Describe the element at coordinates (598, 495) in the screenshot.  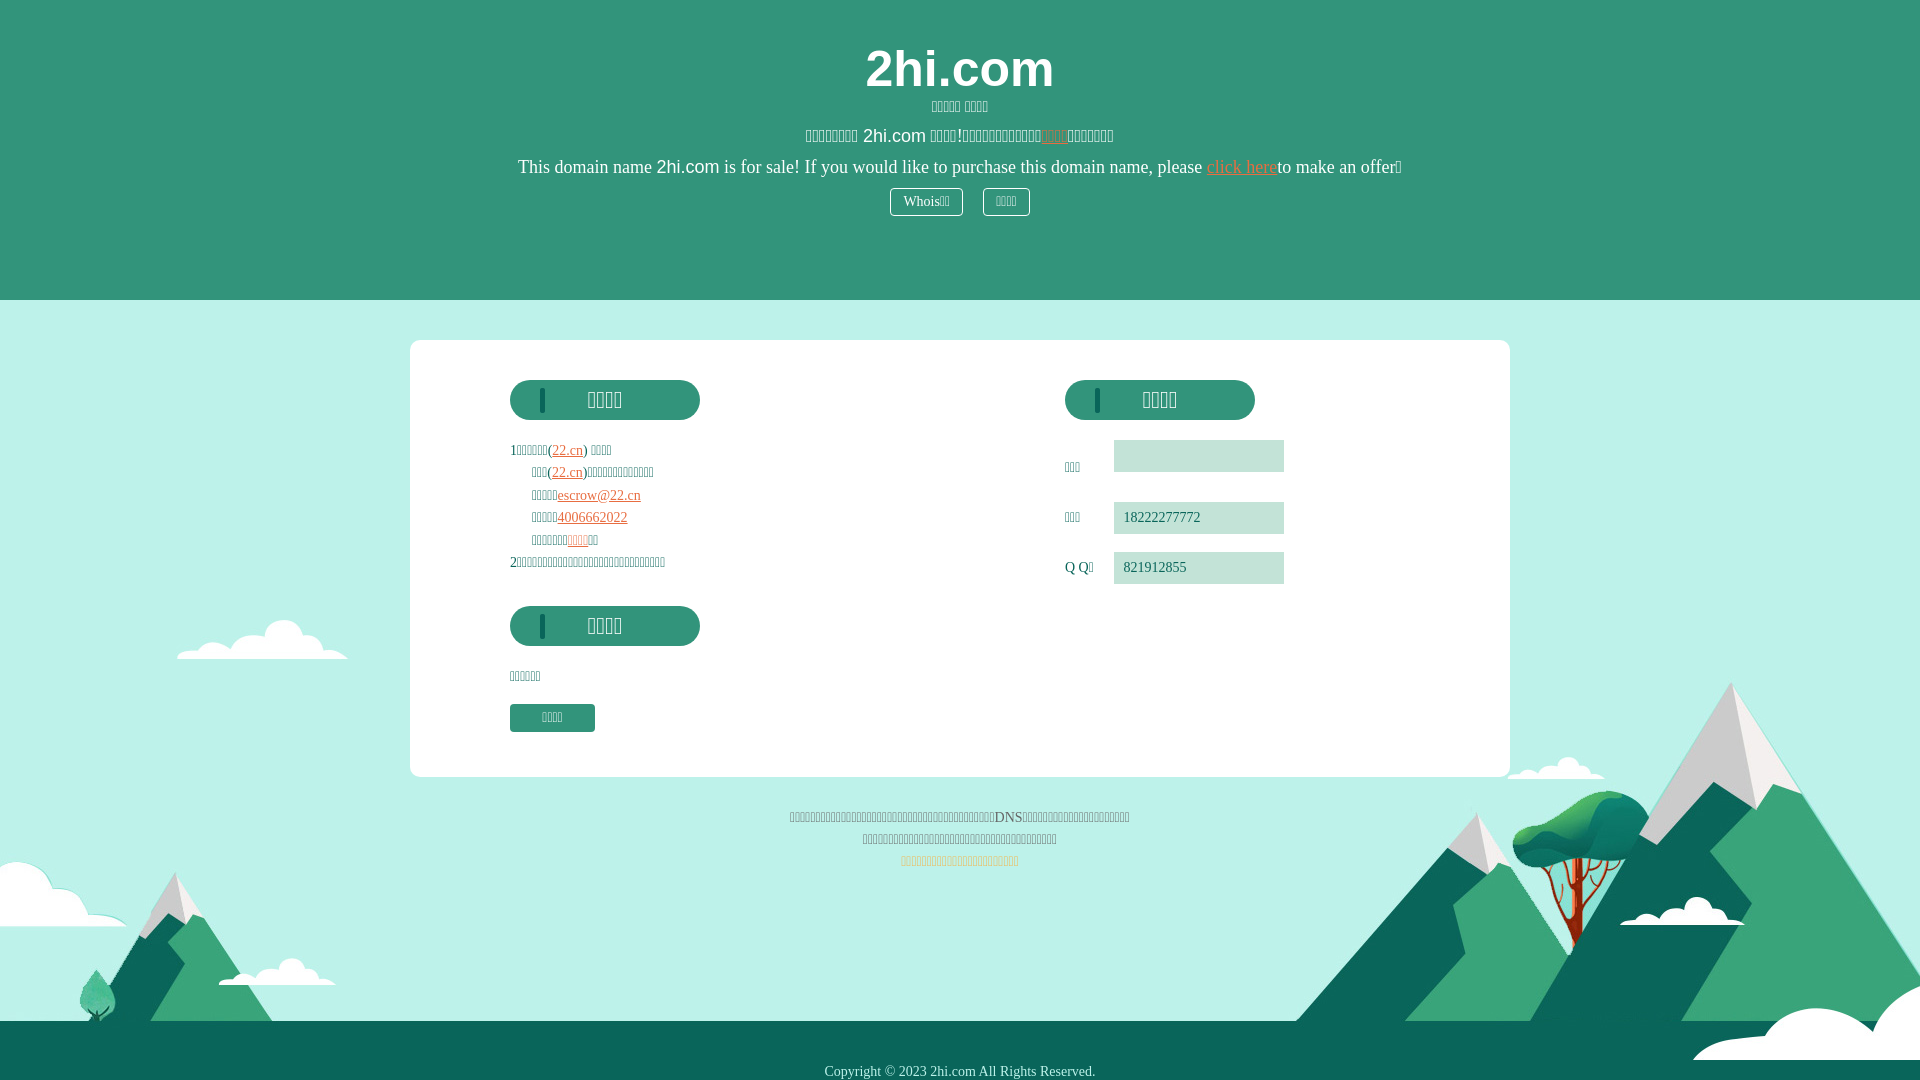
I see `'escrow@22.cn'` at that location.